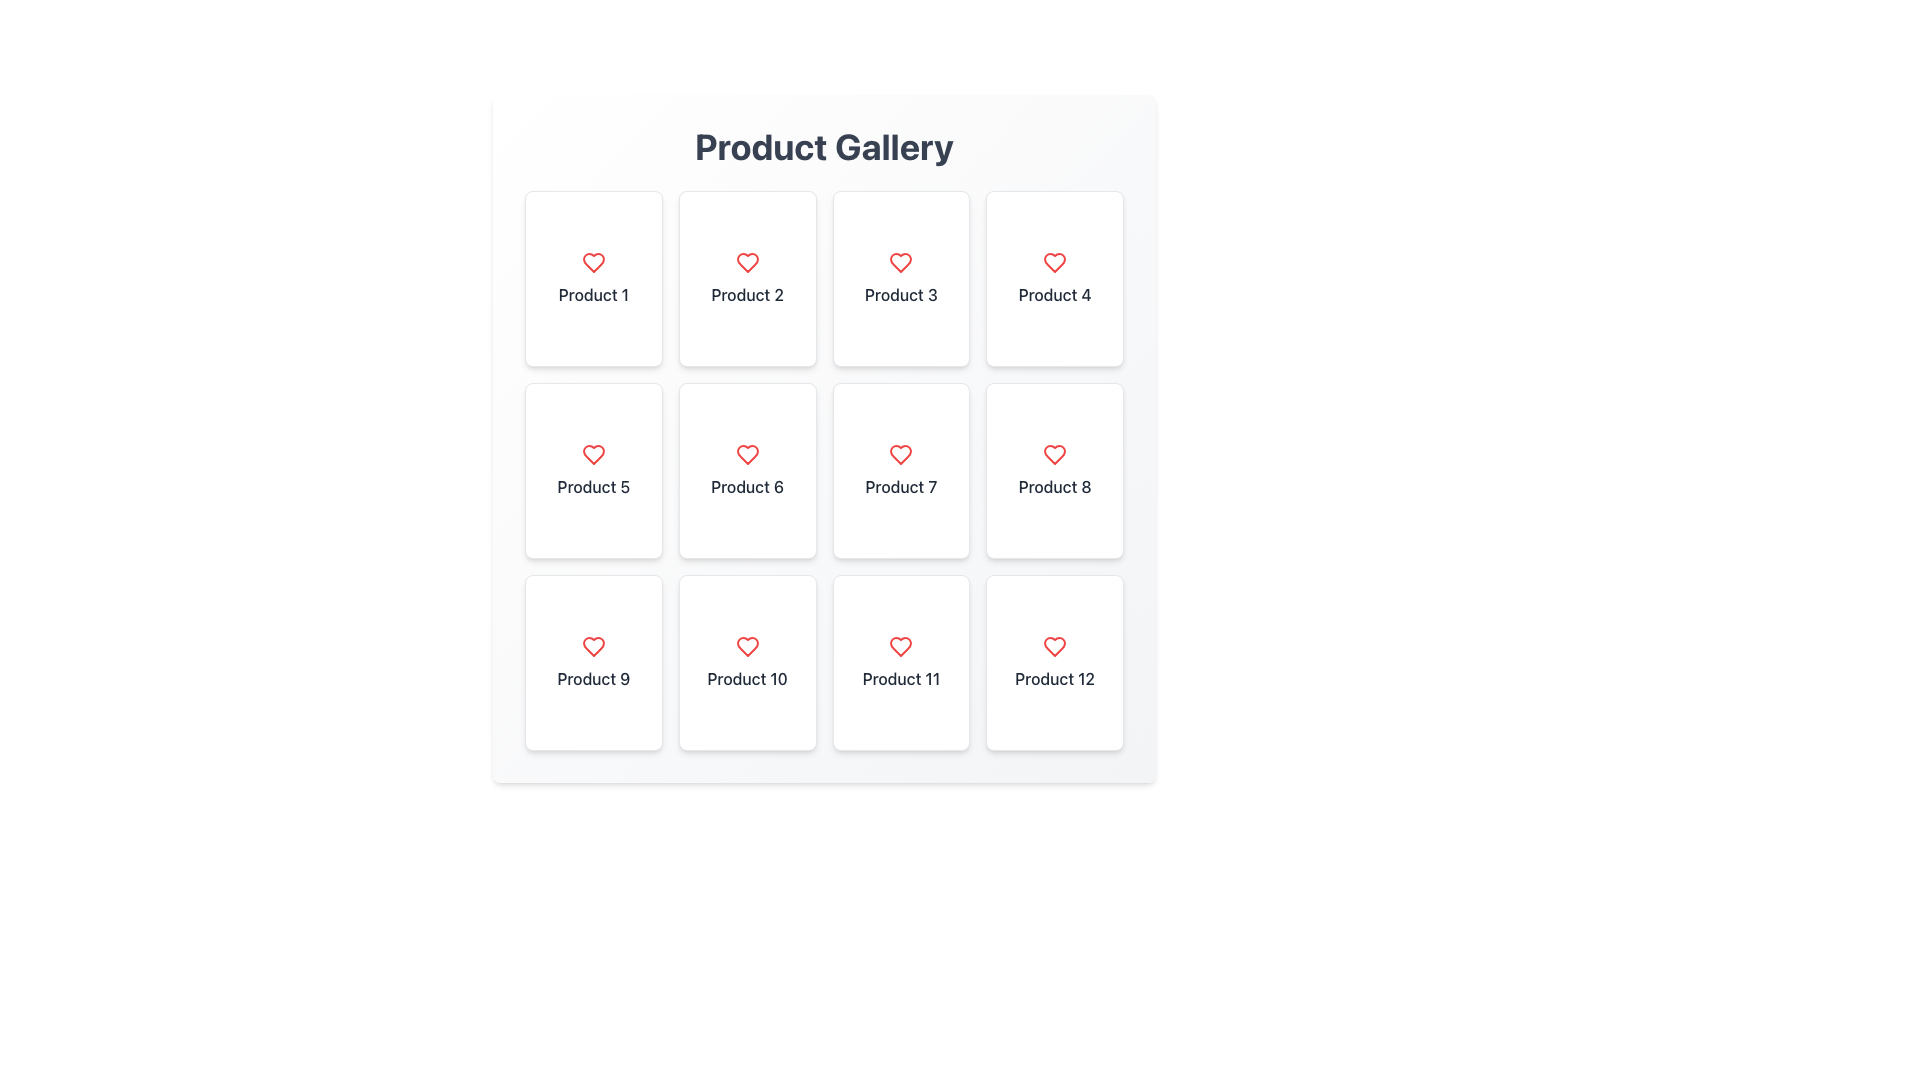  Describe the element at coordinates (900, 455) in the screenshot. I see `the favorite icon located in the center of the third row and second column of the grid, which is positioned above the text 'Product 7'` at that location.